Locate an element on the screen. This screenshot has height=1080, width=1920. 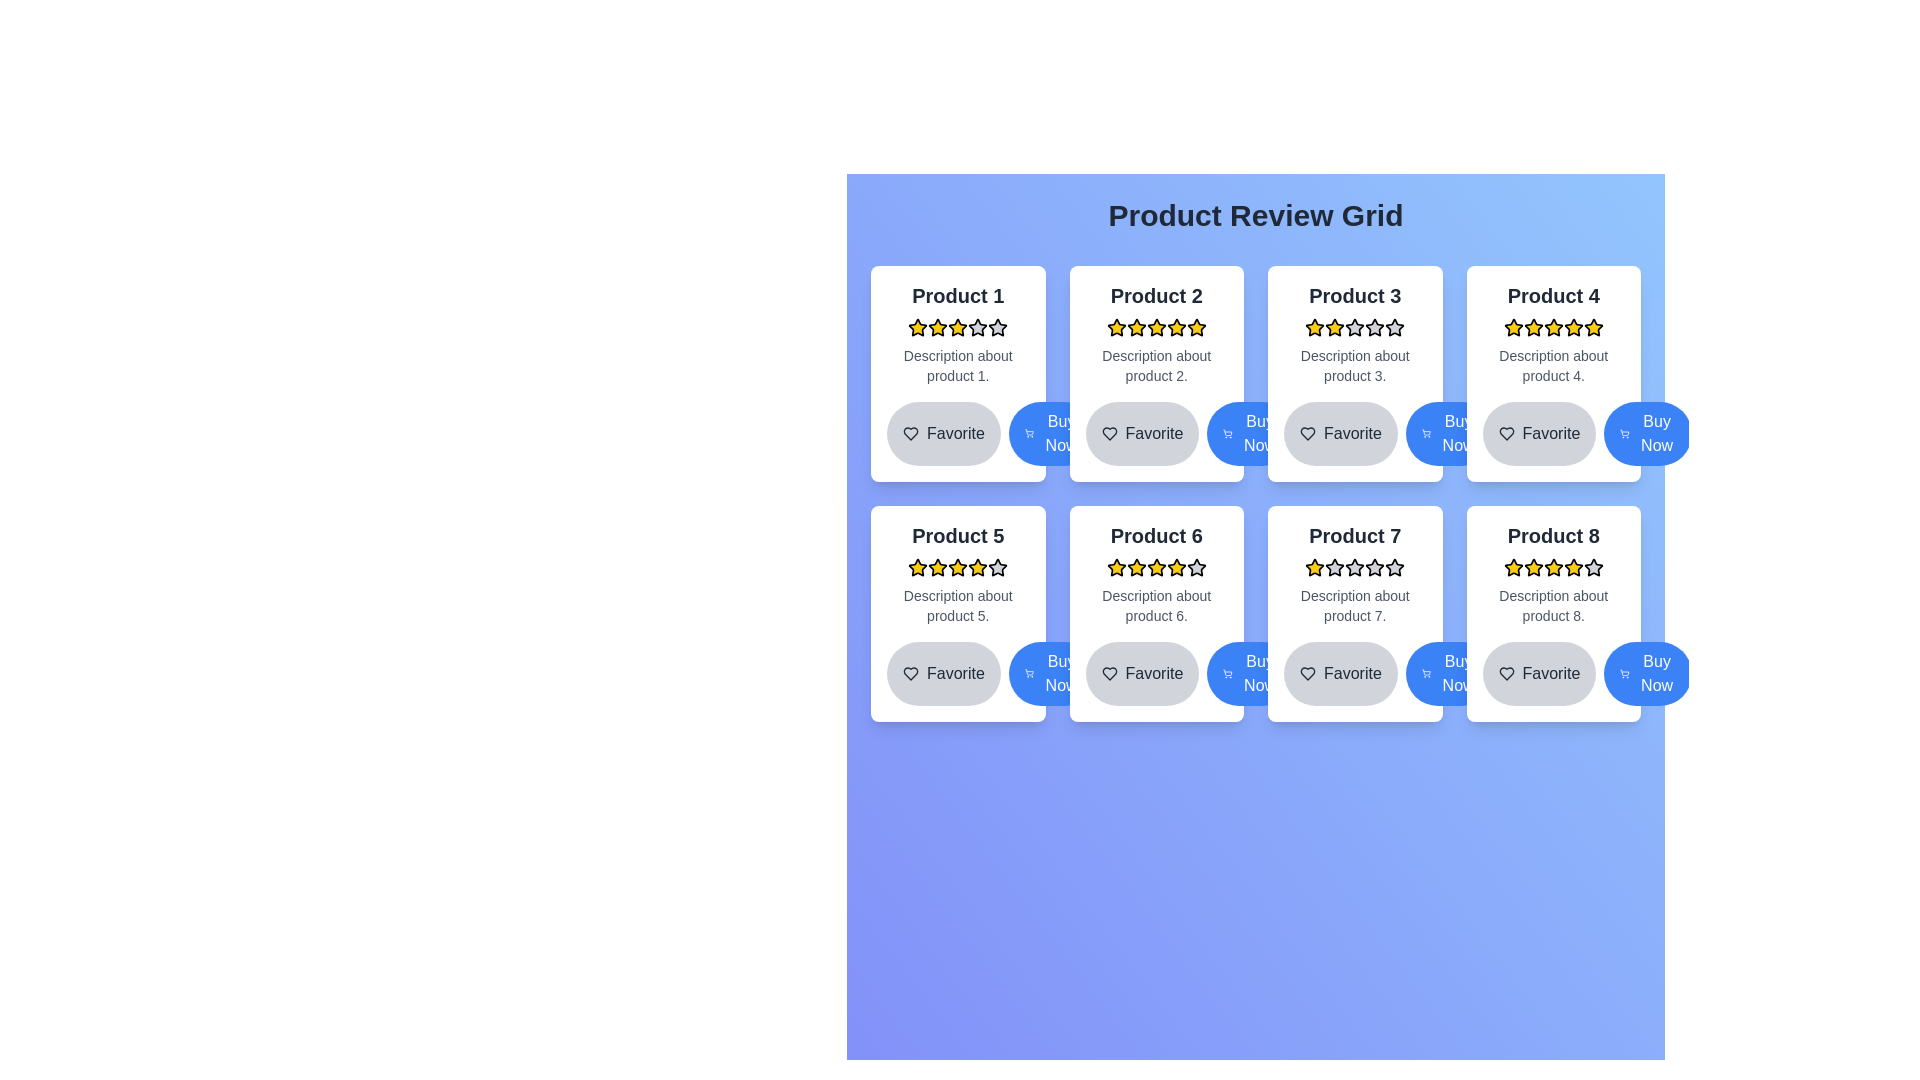
the first star-shaped rating icon with yellow fill and black outline in the top-left section of the product 1 card's five-star rating system is located at coordinates (917, 326).